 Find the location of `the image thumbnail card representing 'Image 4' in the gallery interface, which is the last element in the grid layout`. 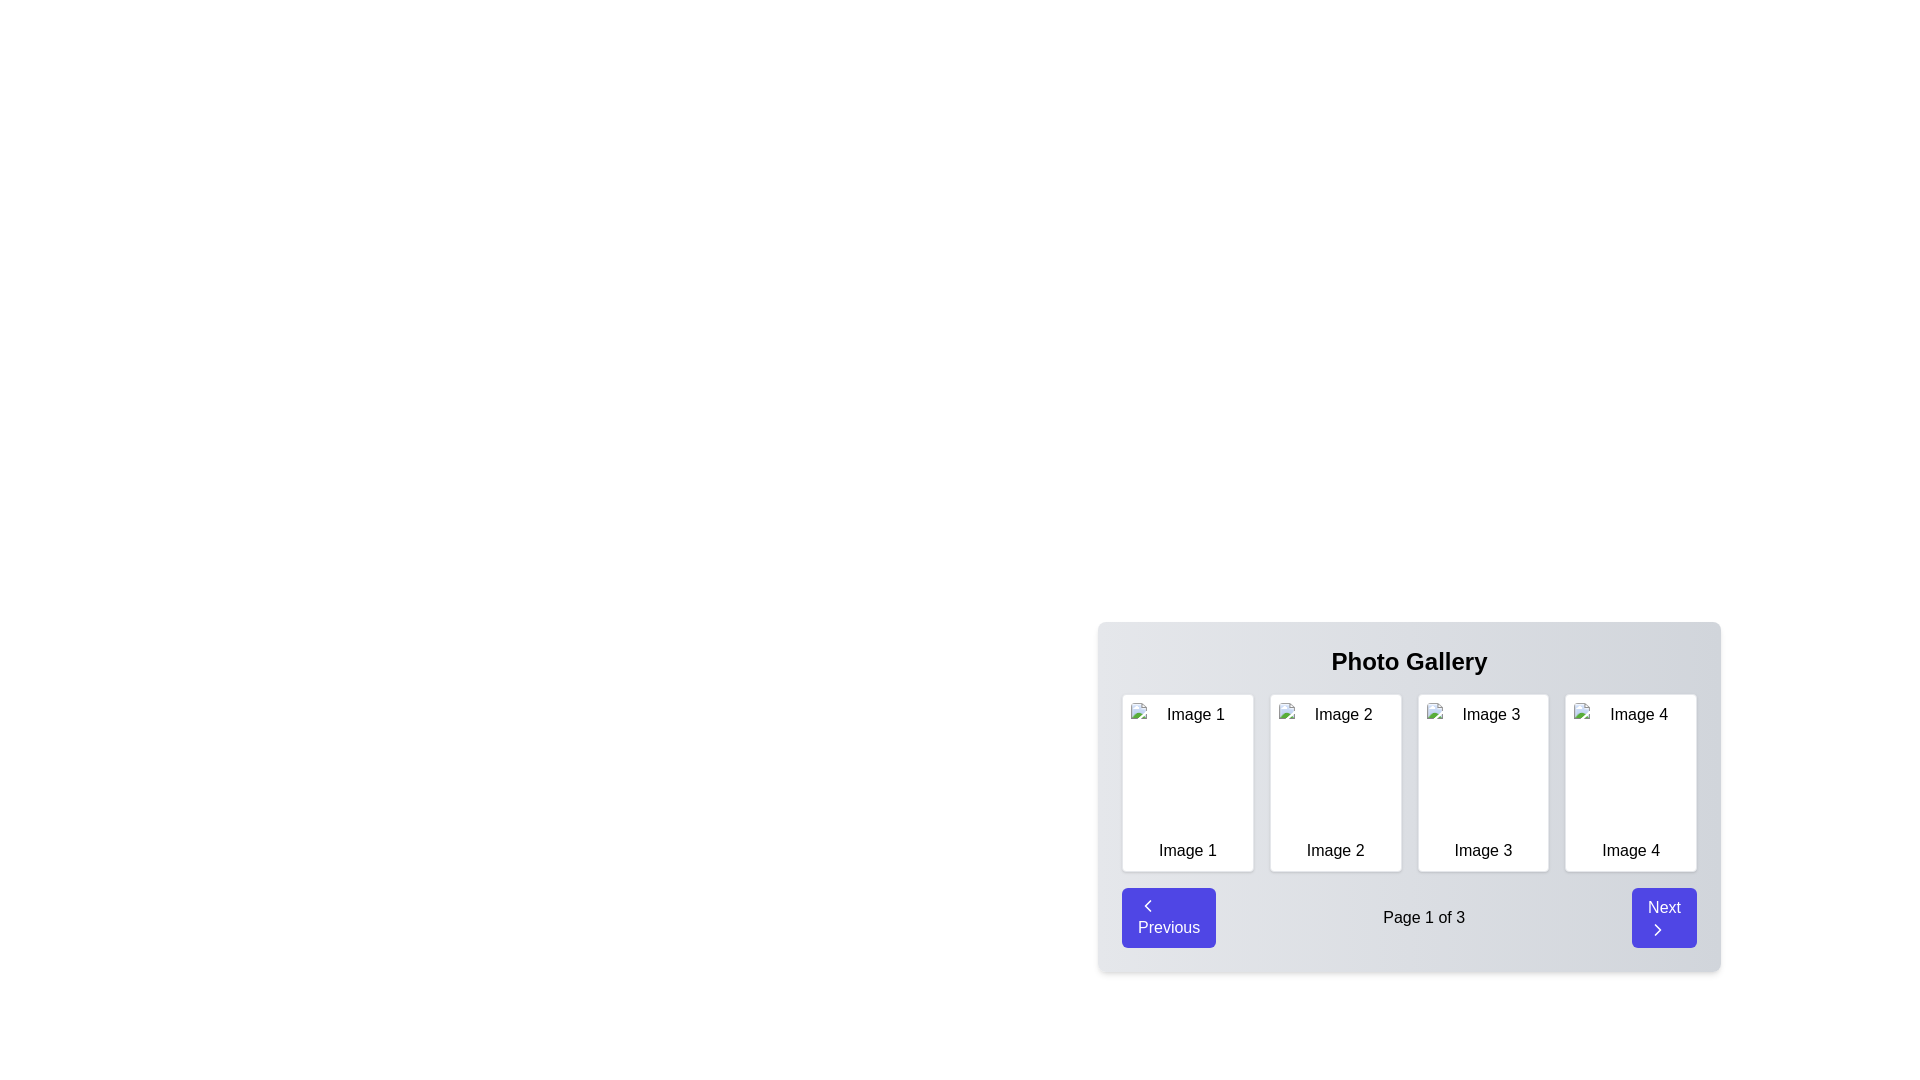

the image thumbnail card representing 'Image 4' in the gallery interface, which is the last element in the grid layout is located at coordinates (1631, 782).